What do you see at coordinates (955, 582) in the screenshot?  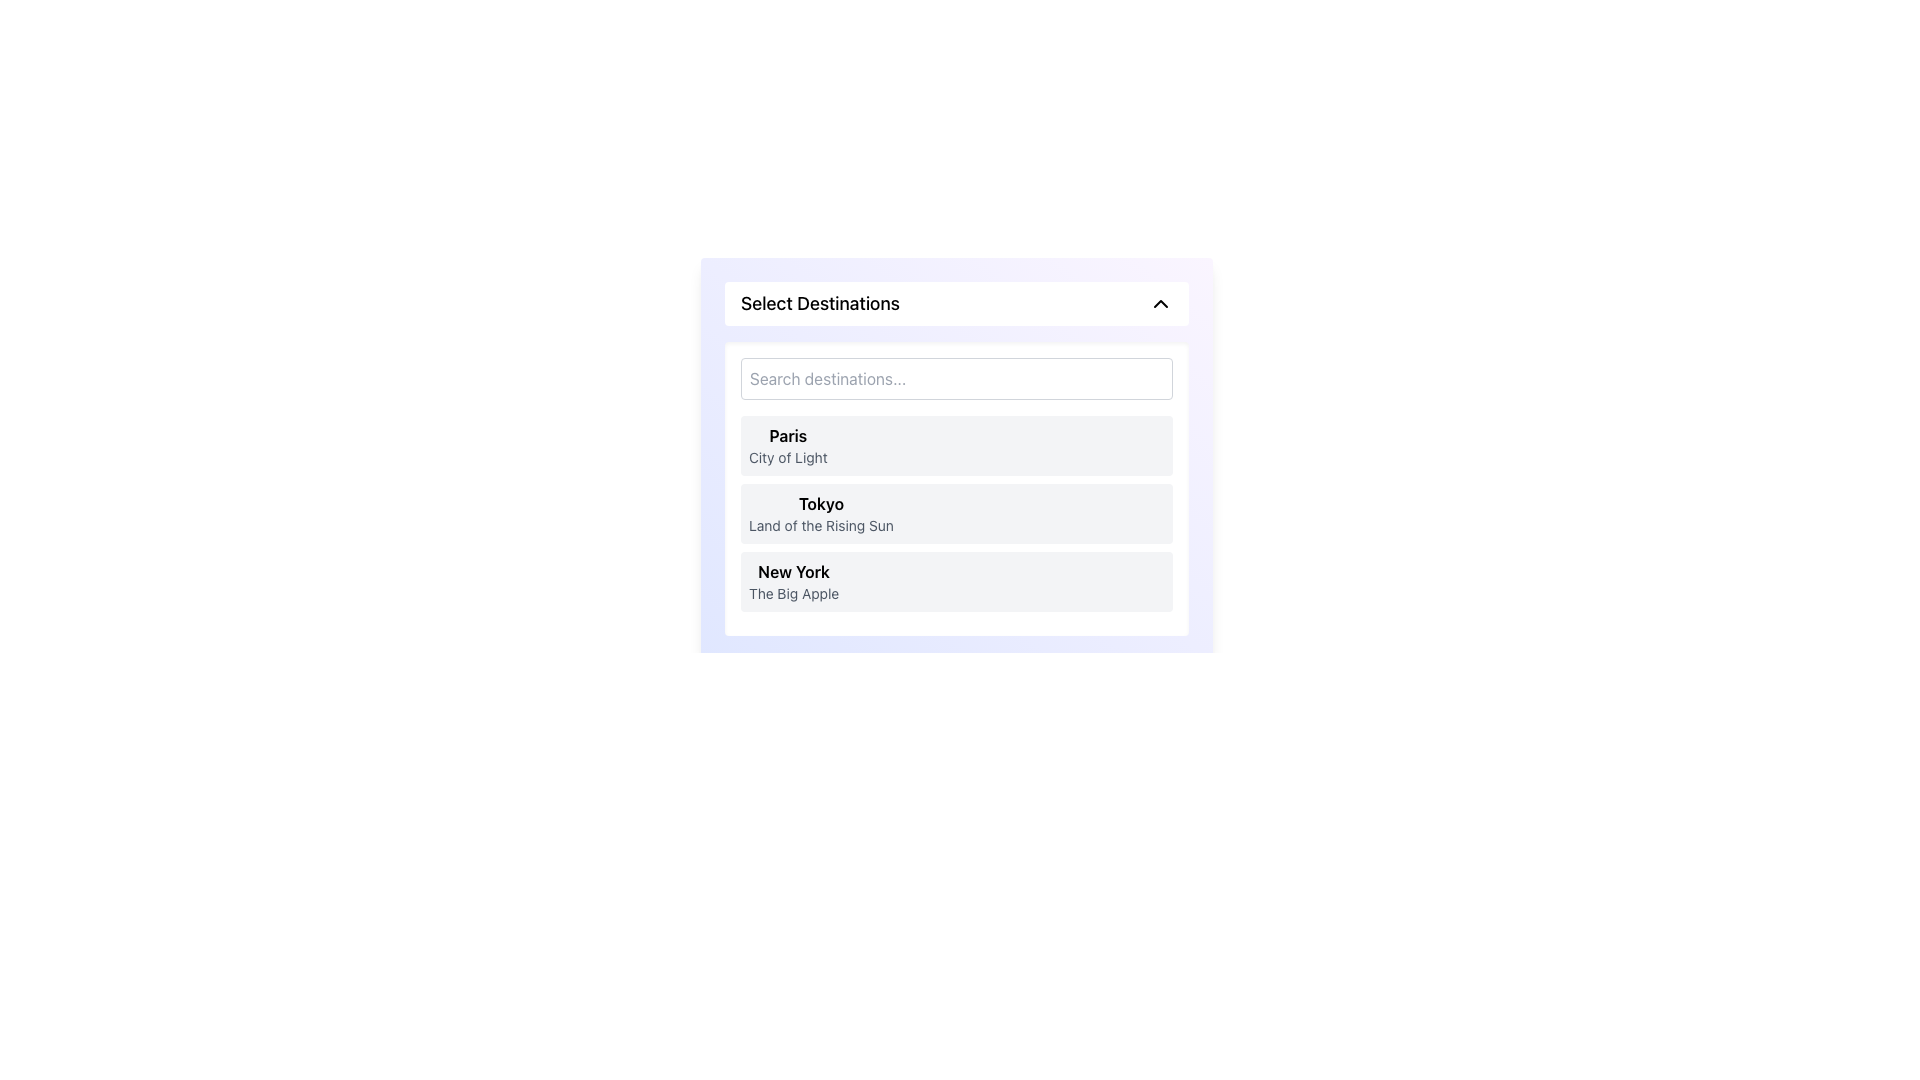 I see `the list item displaying 'New York' in the vertically-stacked menu` at bounding box center [955, 582].